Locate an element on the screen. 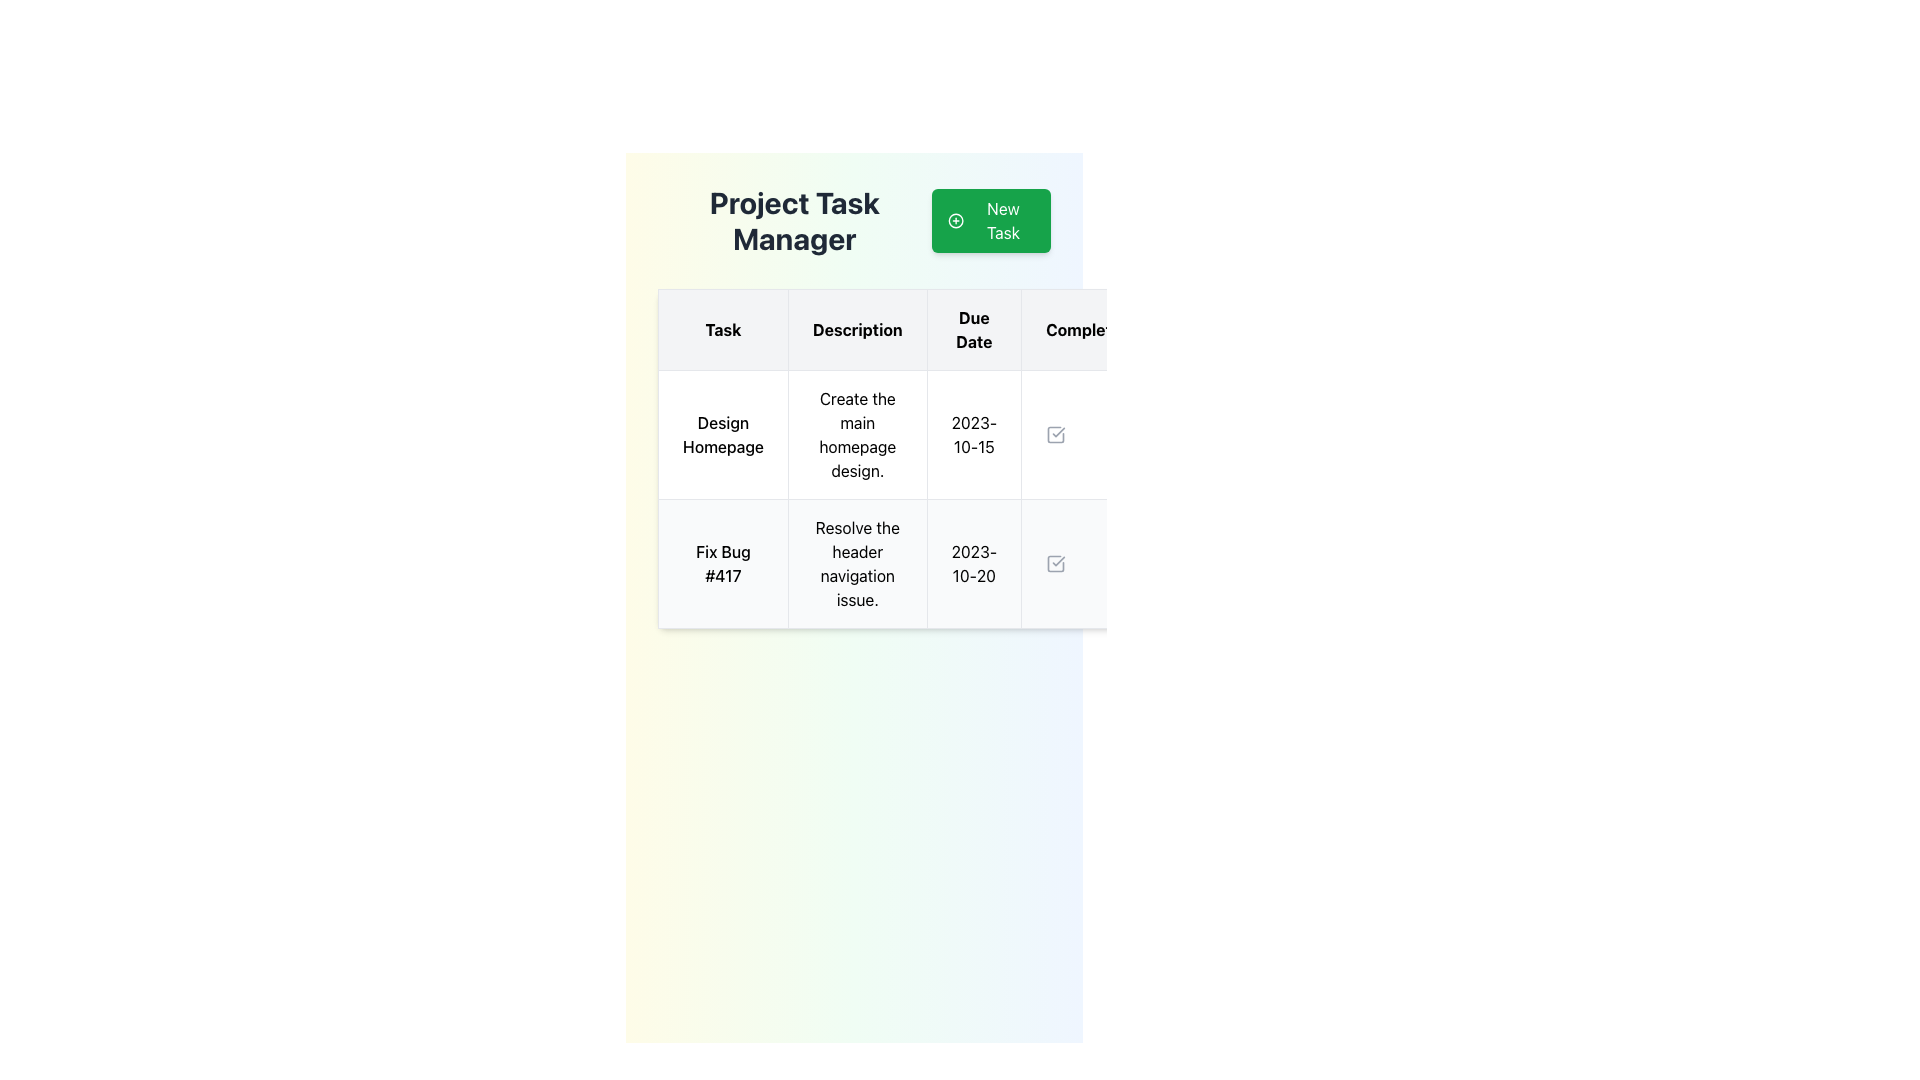 The width and height of the screenshot is (1920, 1080). the interactive components within the first row of the task entry table, which details the task title, description, and due date, located just above the 'Fix Bug #417' row is located at coordinates (954, 434).